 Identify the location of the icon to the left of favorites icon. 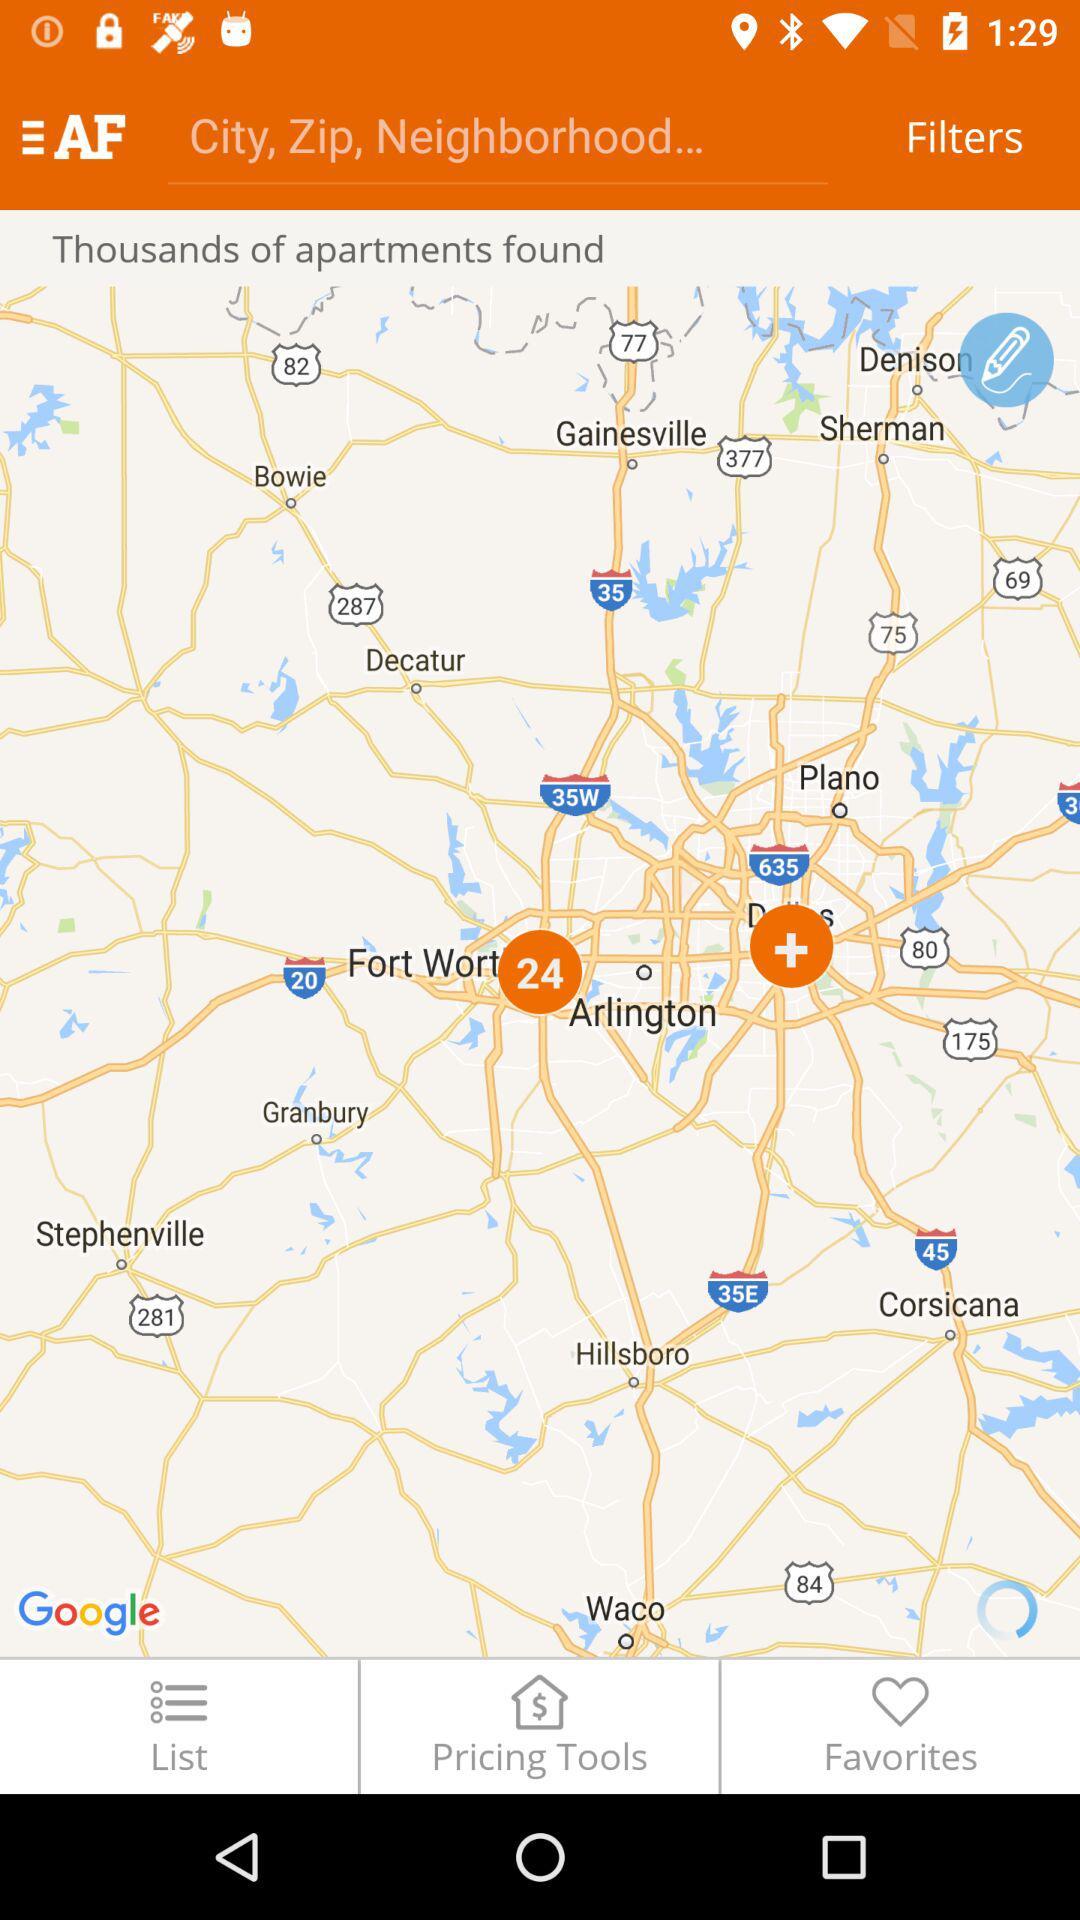
(538, 1725).